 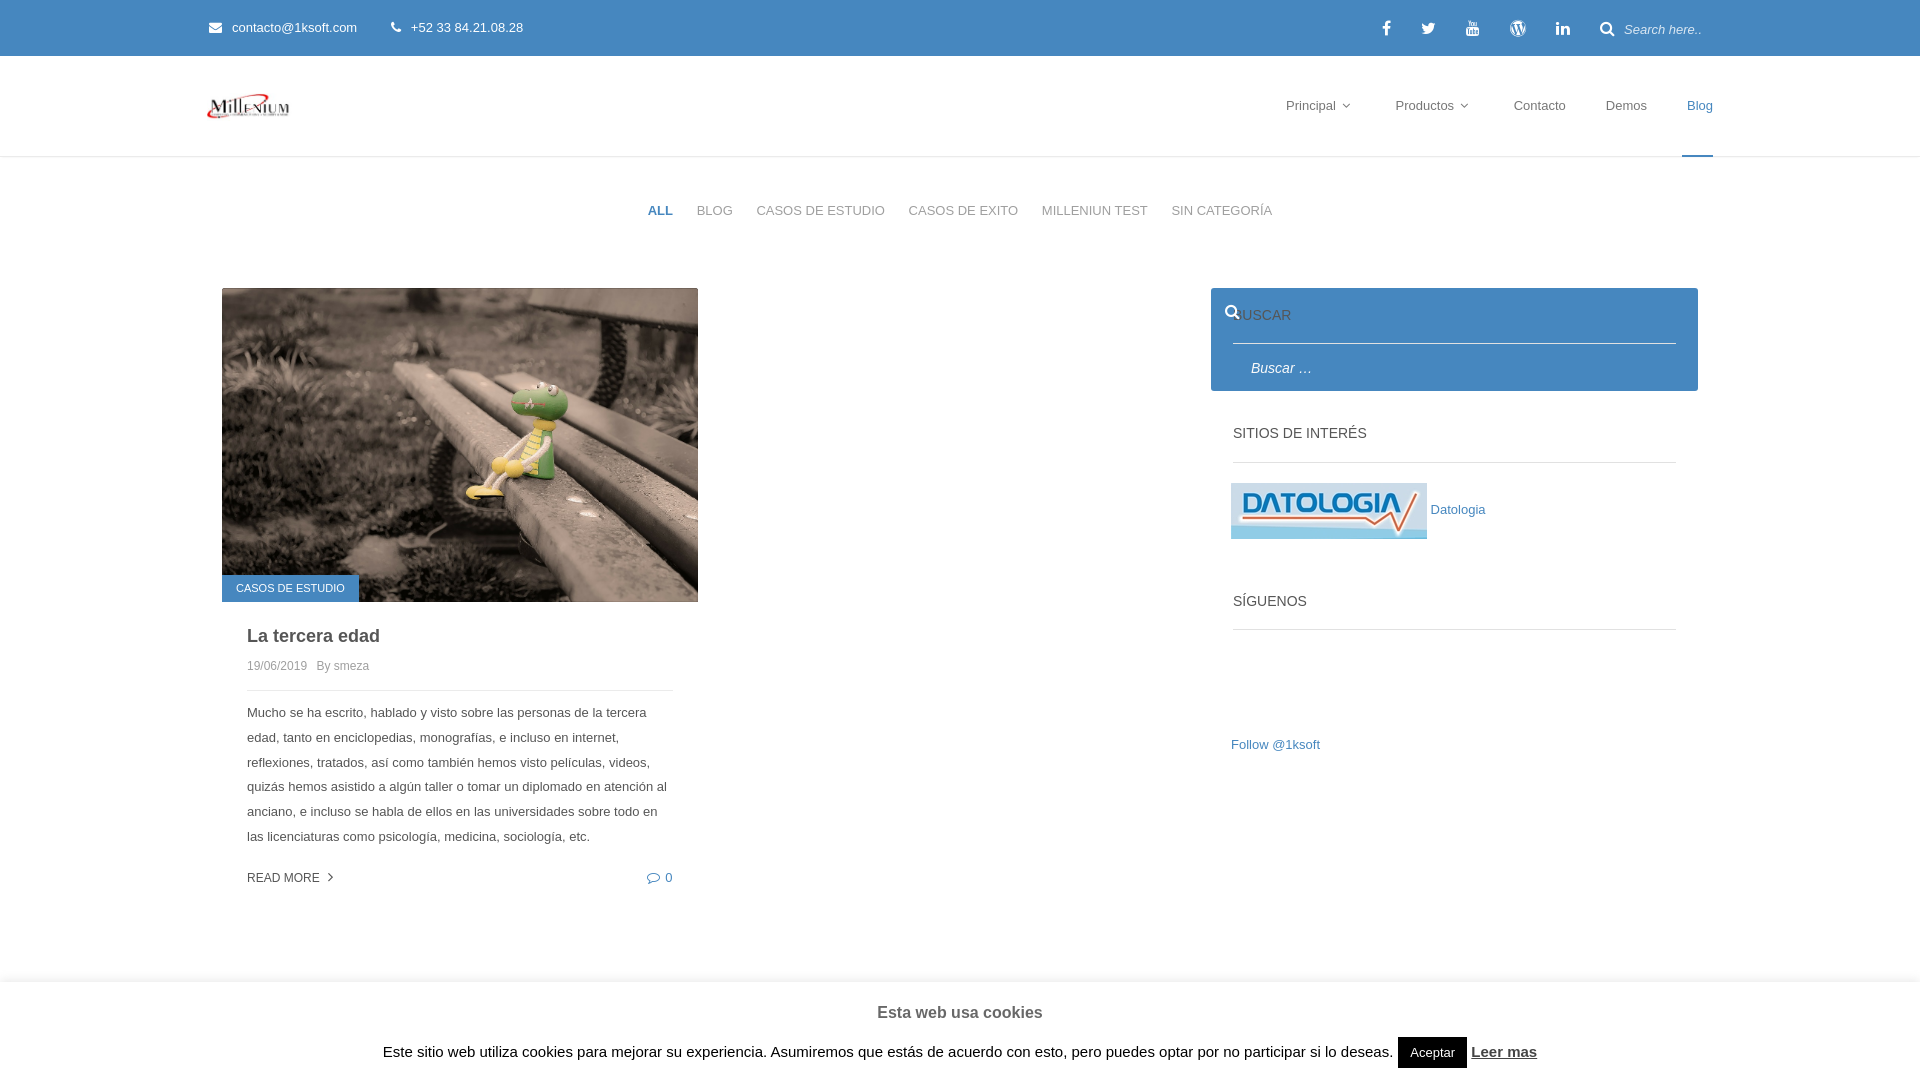 What do you see at coordinates (1093, 211) in the screenshot?
I see `'MILLENIUN TEST'` at bounding box center [1093, 211].